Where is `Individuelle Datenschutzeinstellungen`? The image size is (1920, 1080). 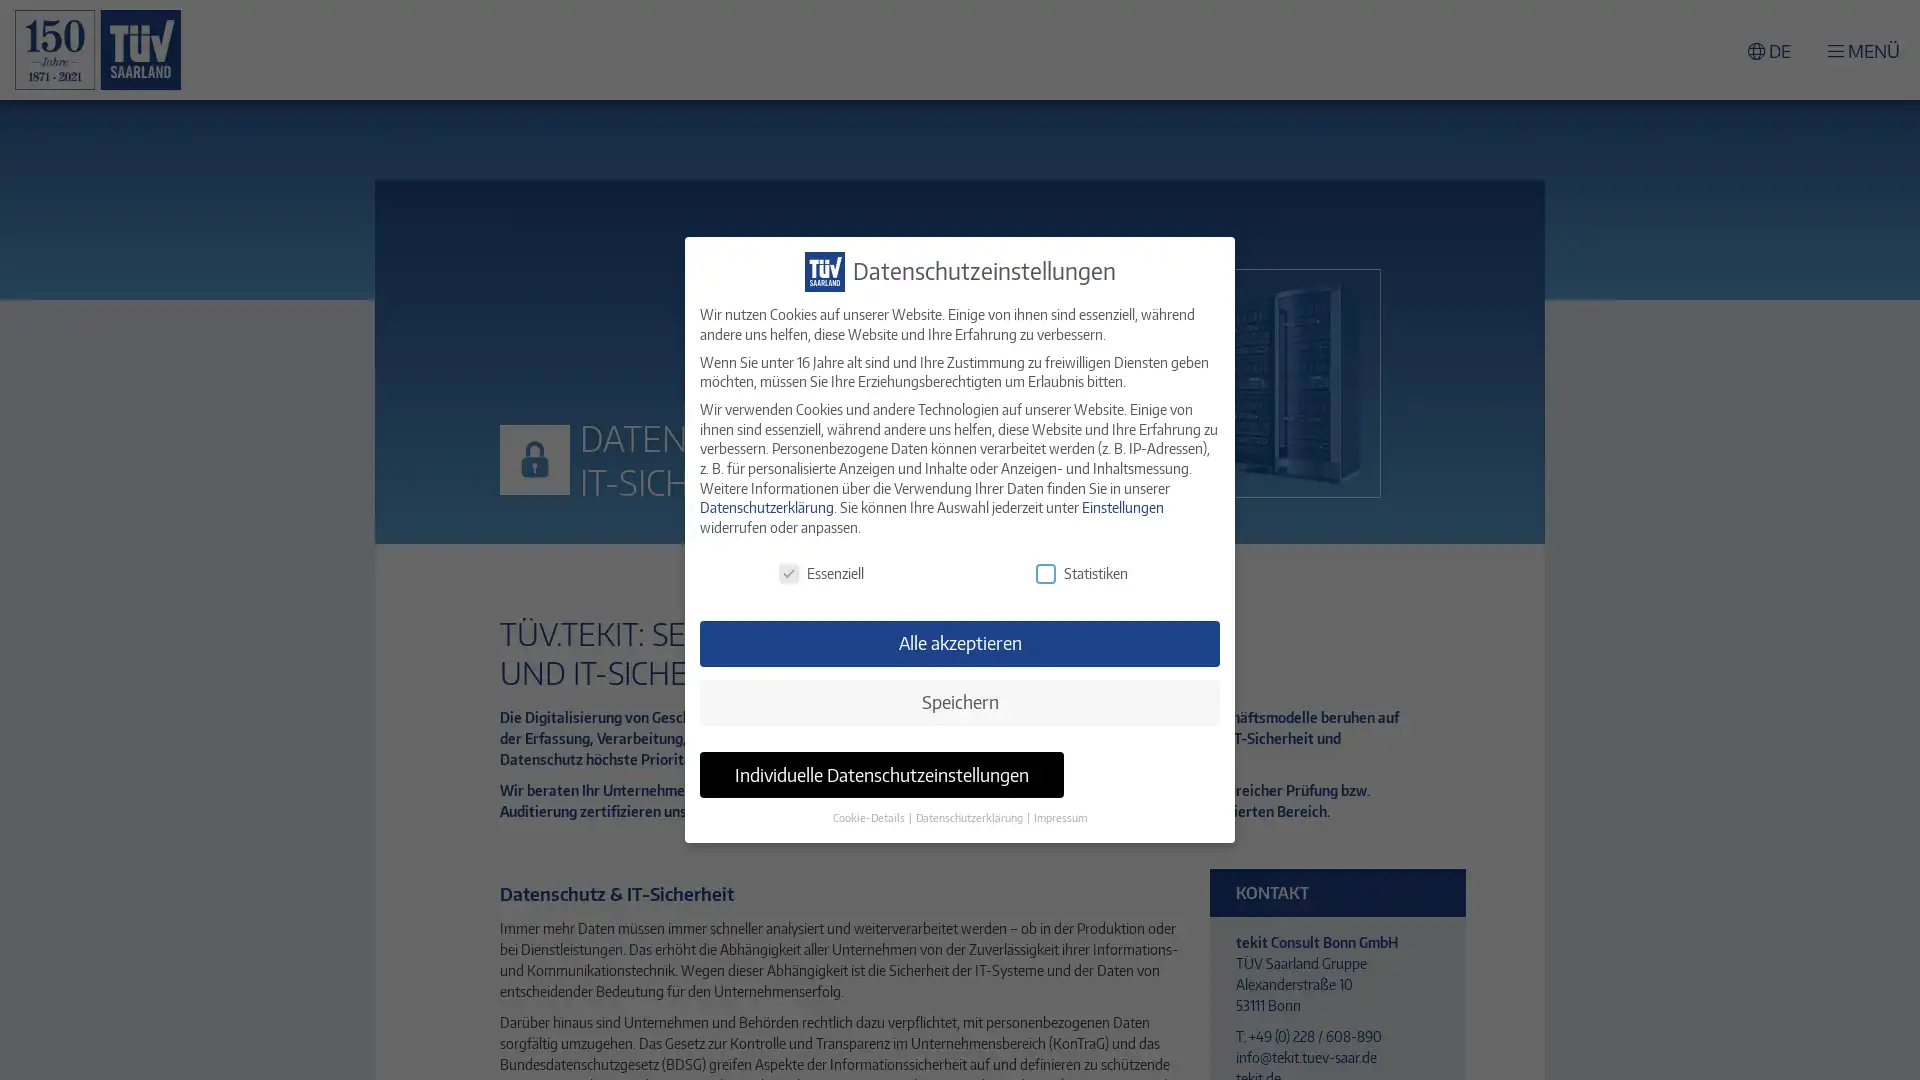 Individuelle Datenschutzeinstellungen is located at coordinates (881, 774).